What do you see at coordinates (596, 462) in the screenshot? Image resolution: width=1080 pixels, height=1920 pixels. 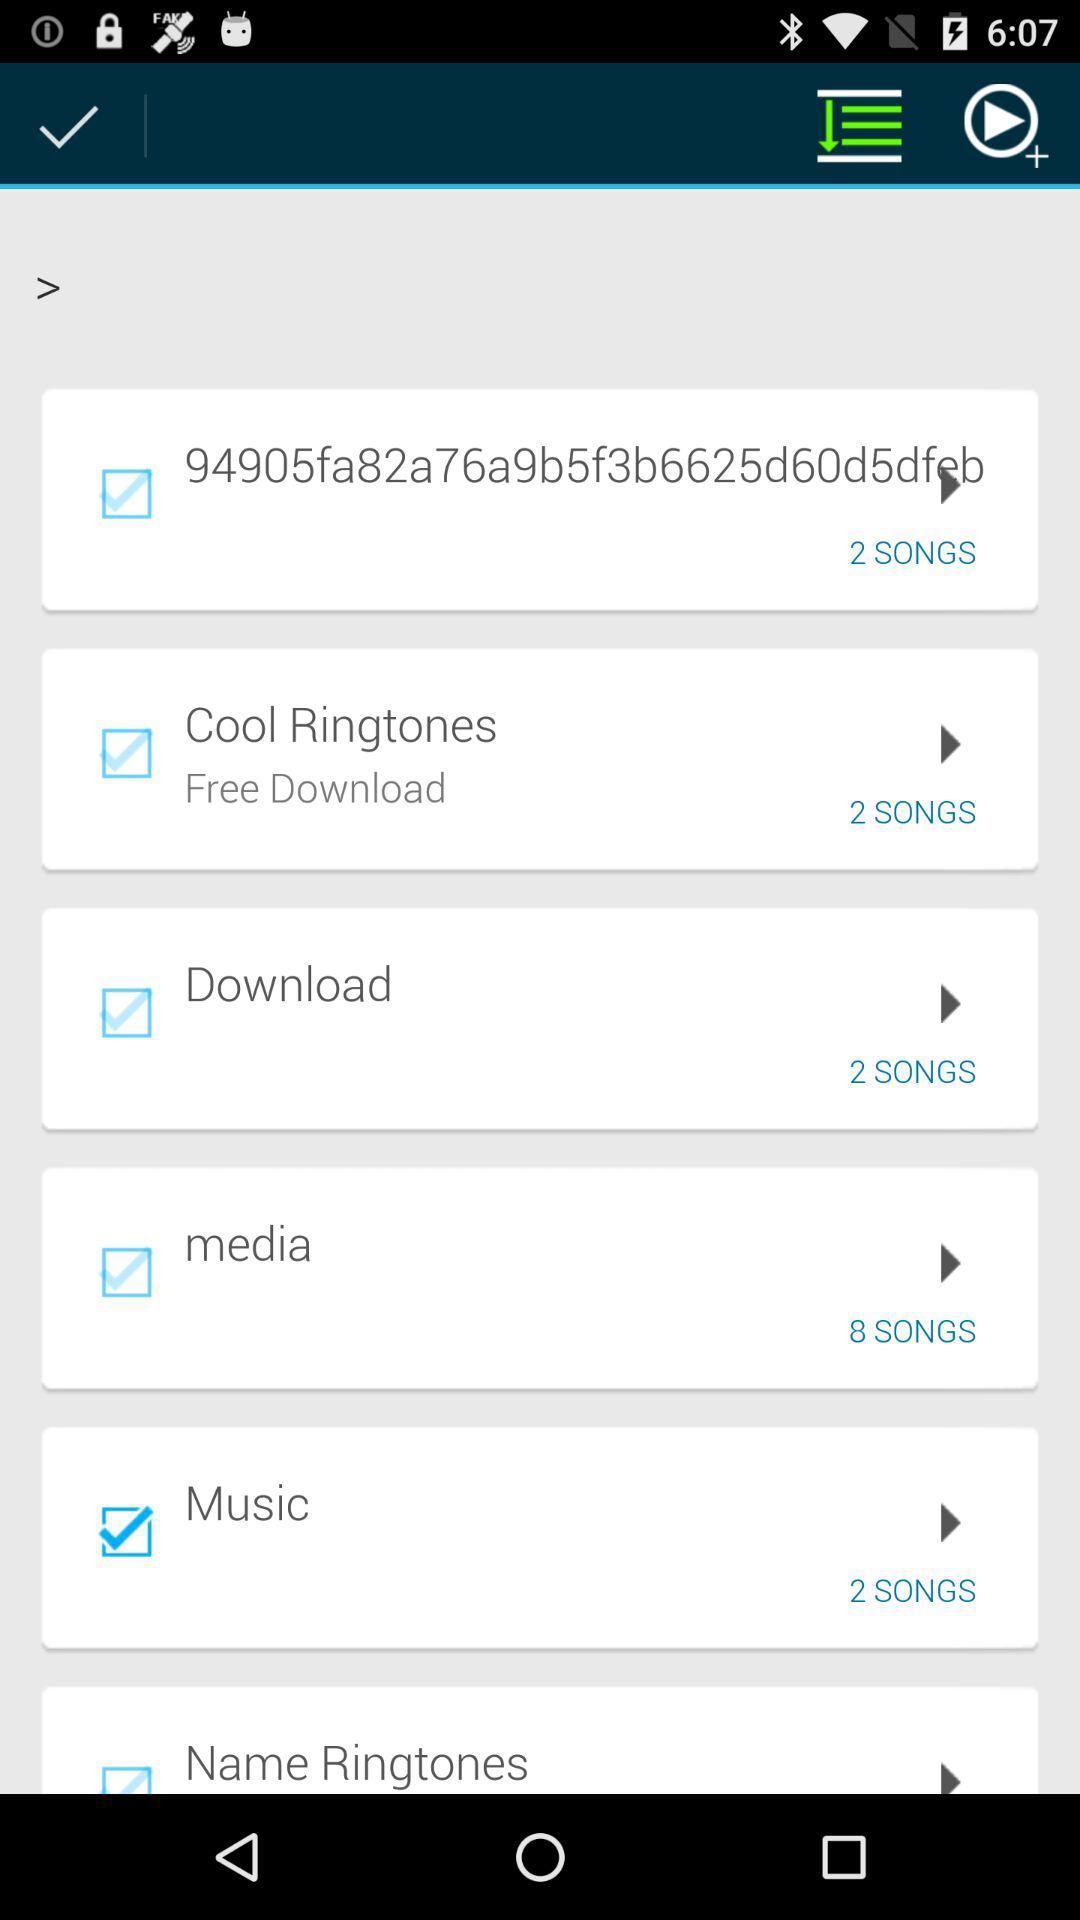 I see `app below > icon` at bounding box center [596, 462].